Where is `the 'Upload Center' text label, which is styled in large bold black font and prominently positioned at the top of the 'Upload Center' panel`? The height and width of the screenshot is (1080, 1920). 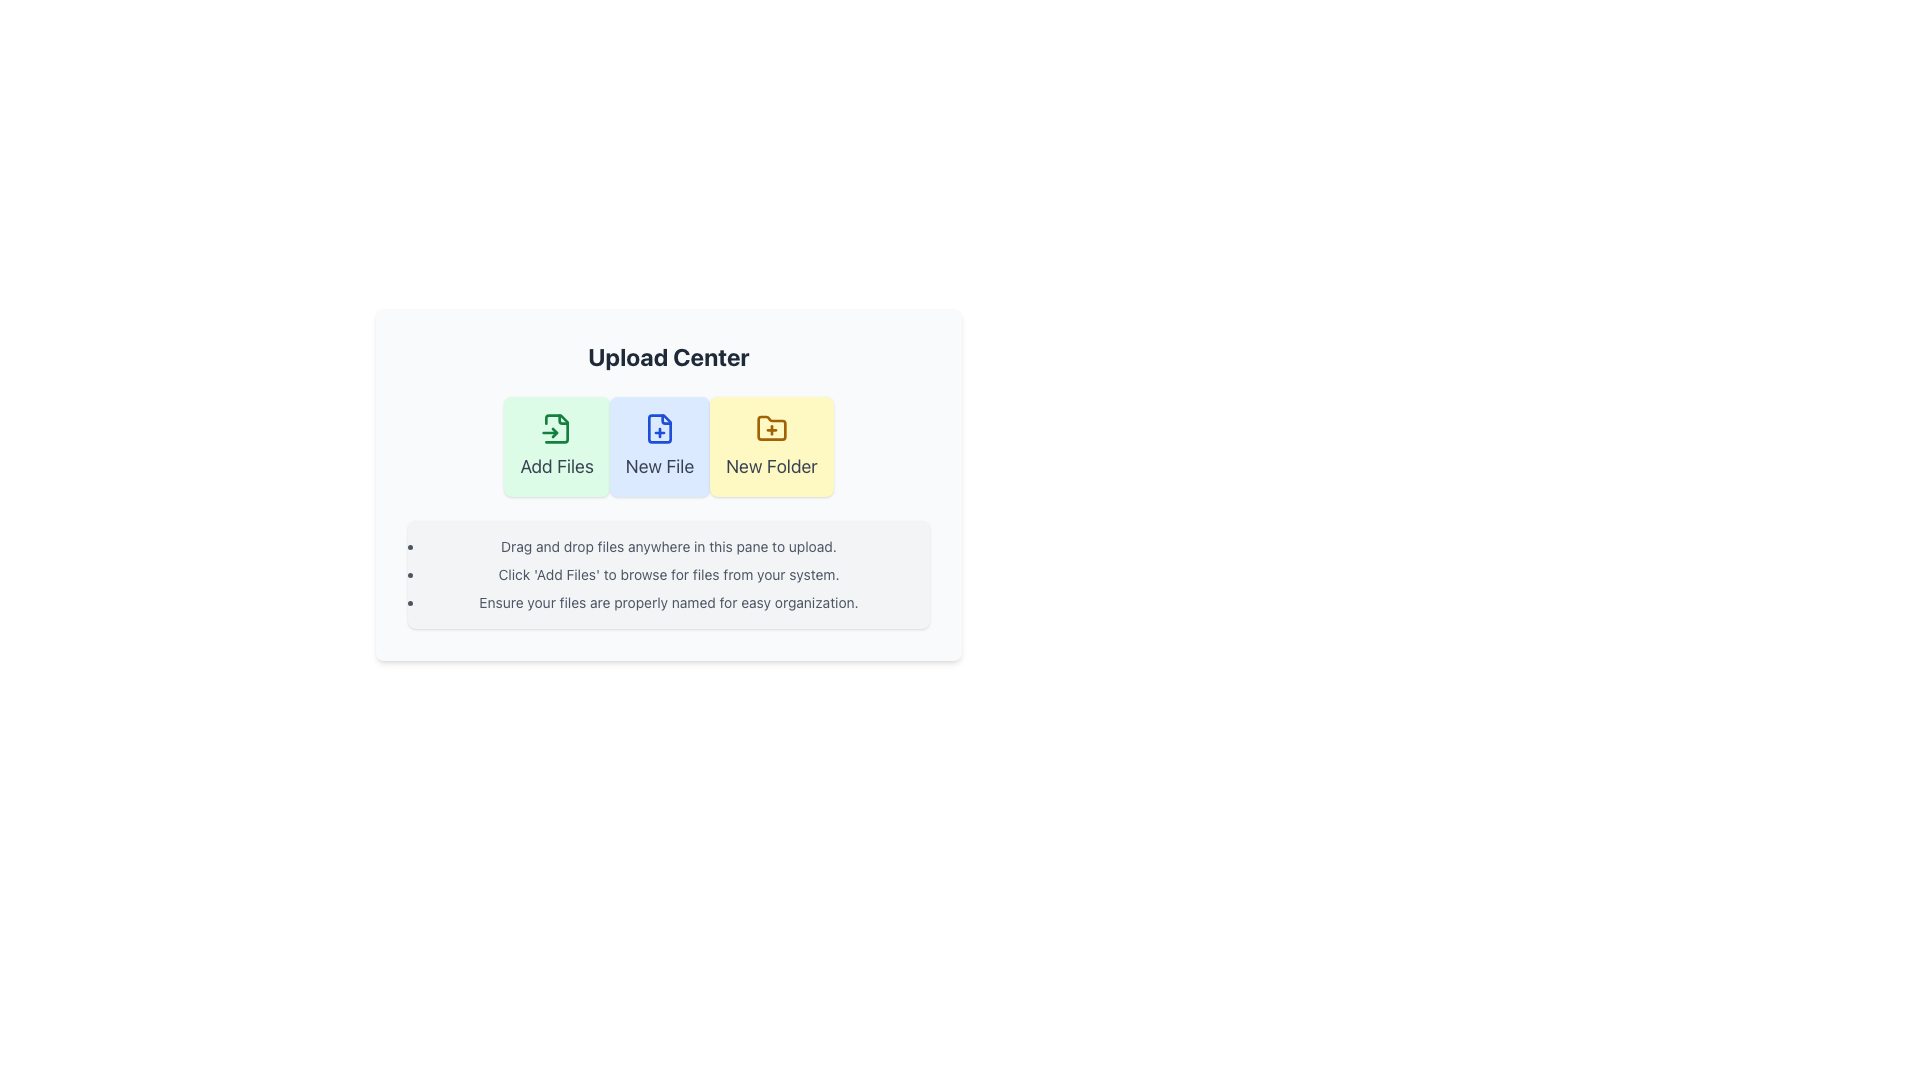 the 'Upload Center' text label, which is styled in large bold black font and prominently positioned at the top of the 'Upload Center' panel is located at coordinates (668, 356).